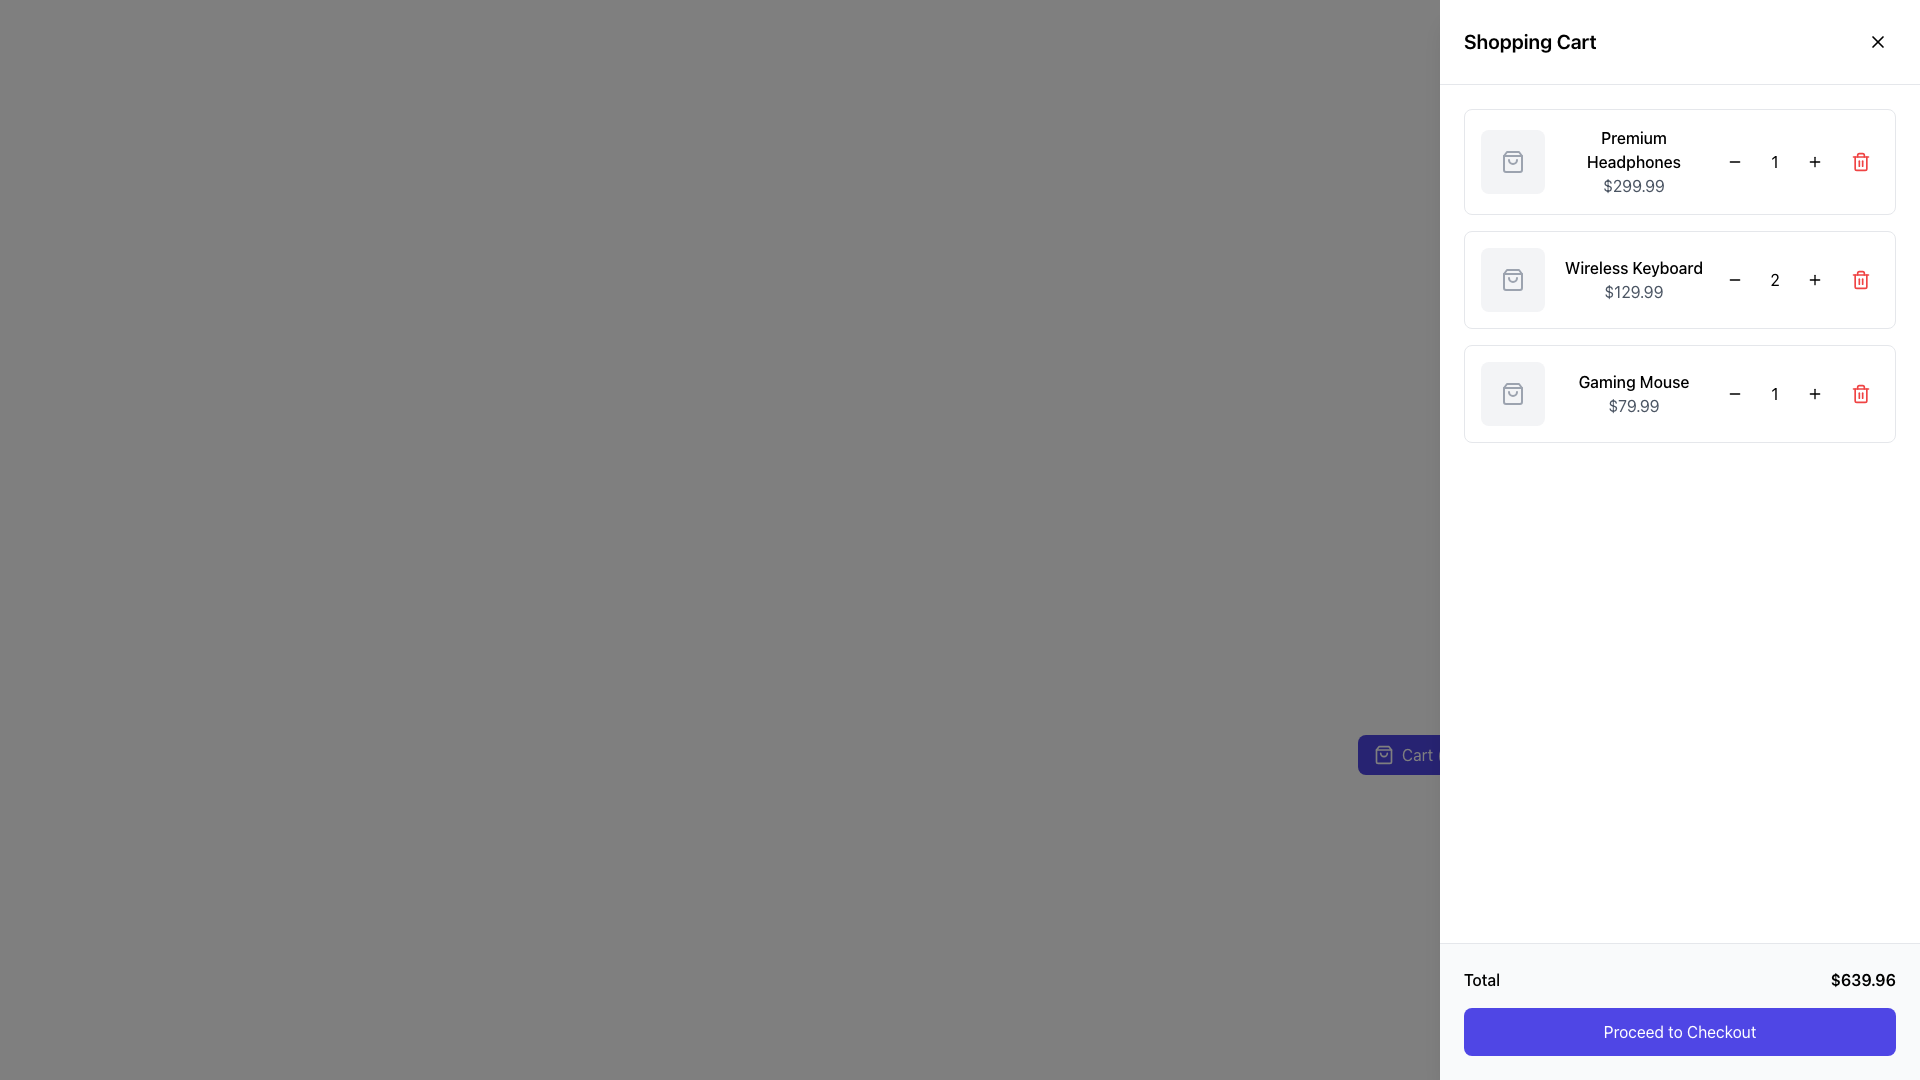 The height and width of the screenshot is (1080, 1920). I want to click on the minus icon to decrease the quantity in the shopping cart for the 'Wireless Keyboard' item, so click(1733, 280).